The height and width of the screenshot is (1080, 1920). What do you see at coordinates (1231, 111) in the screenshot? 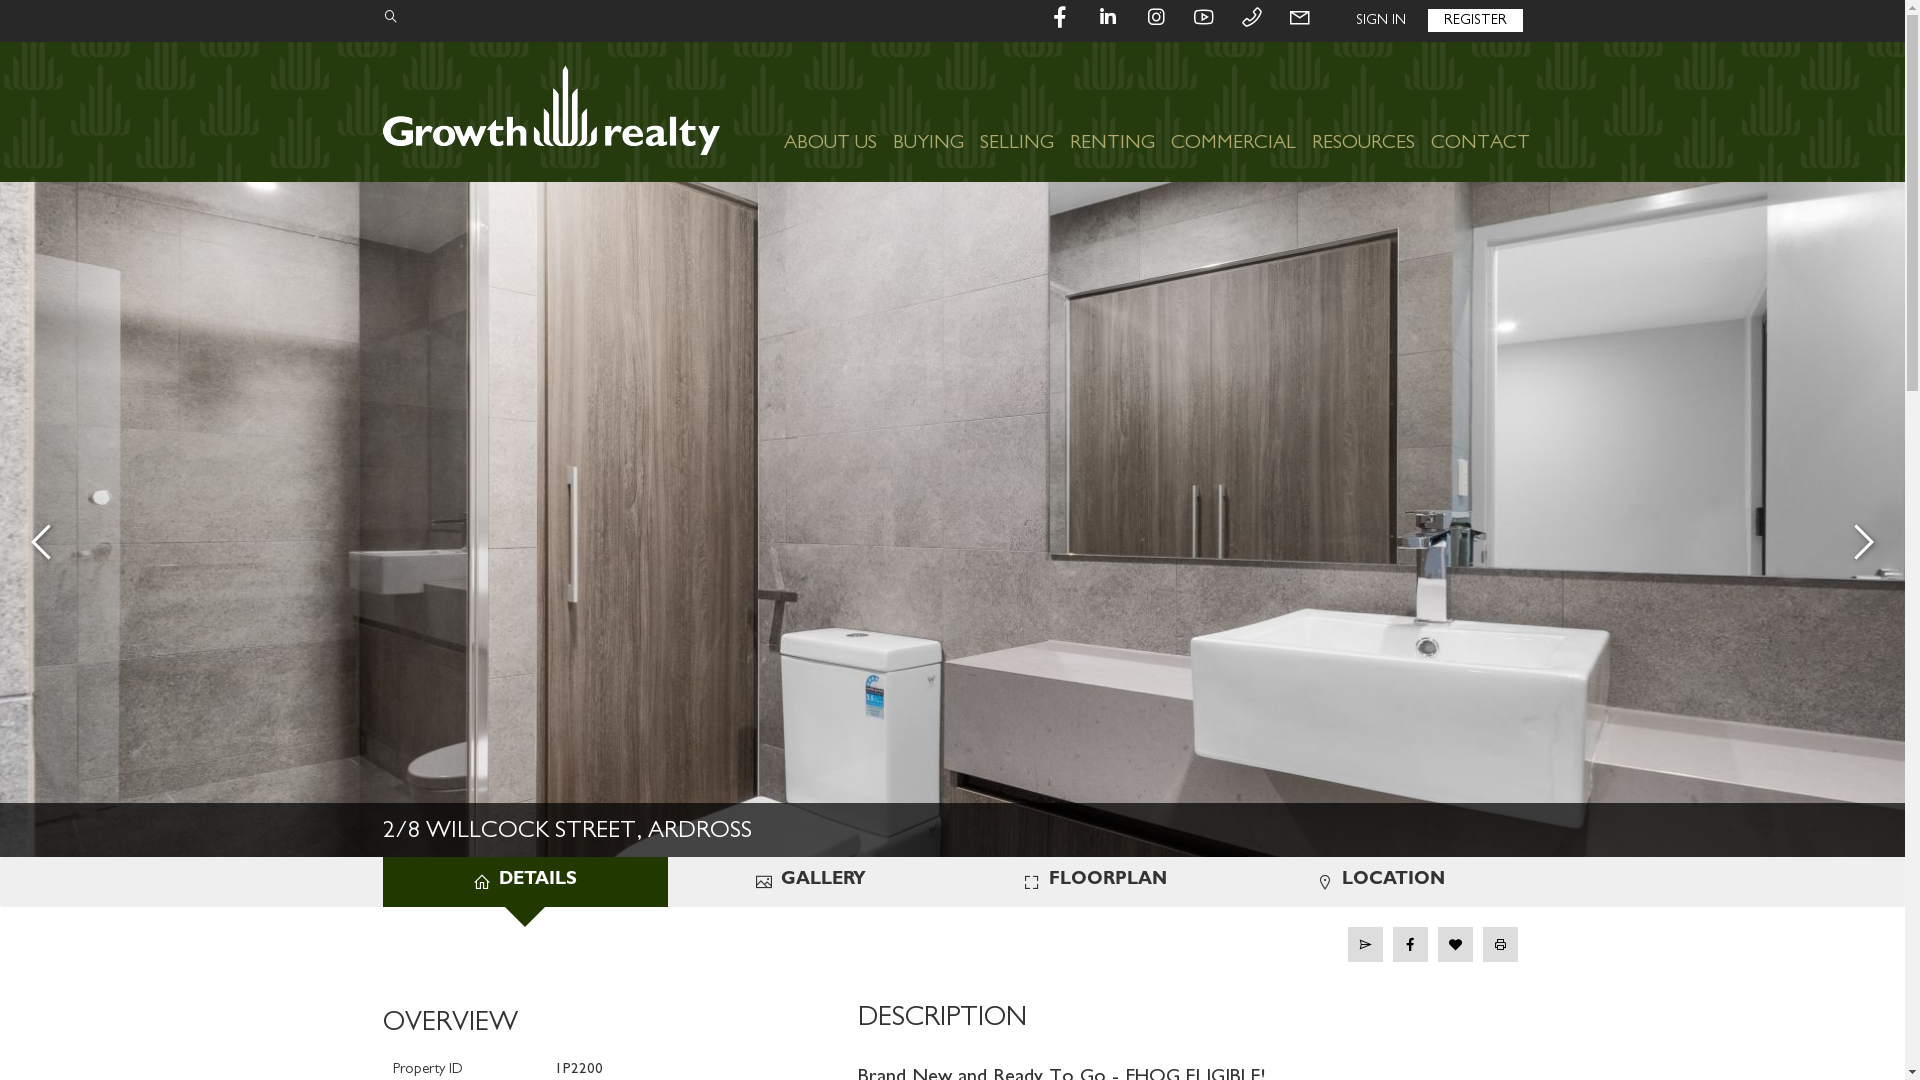
I see `'COMMERCIAL'` at bounding box center [1231, 111].